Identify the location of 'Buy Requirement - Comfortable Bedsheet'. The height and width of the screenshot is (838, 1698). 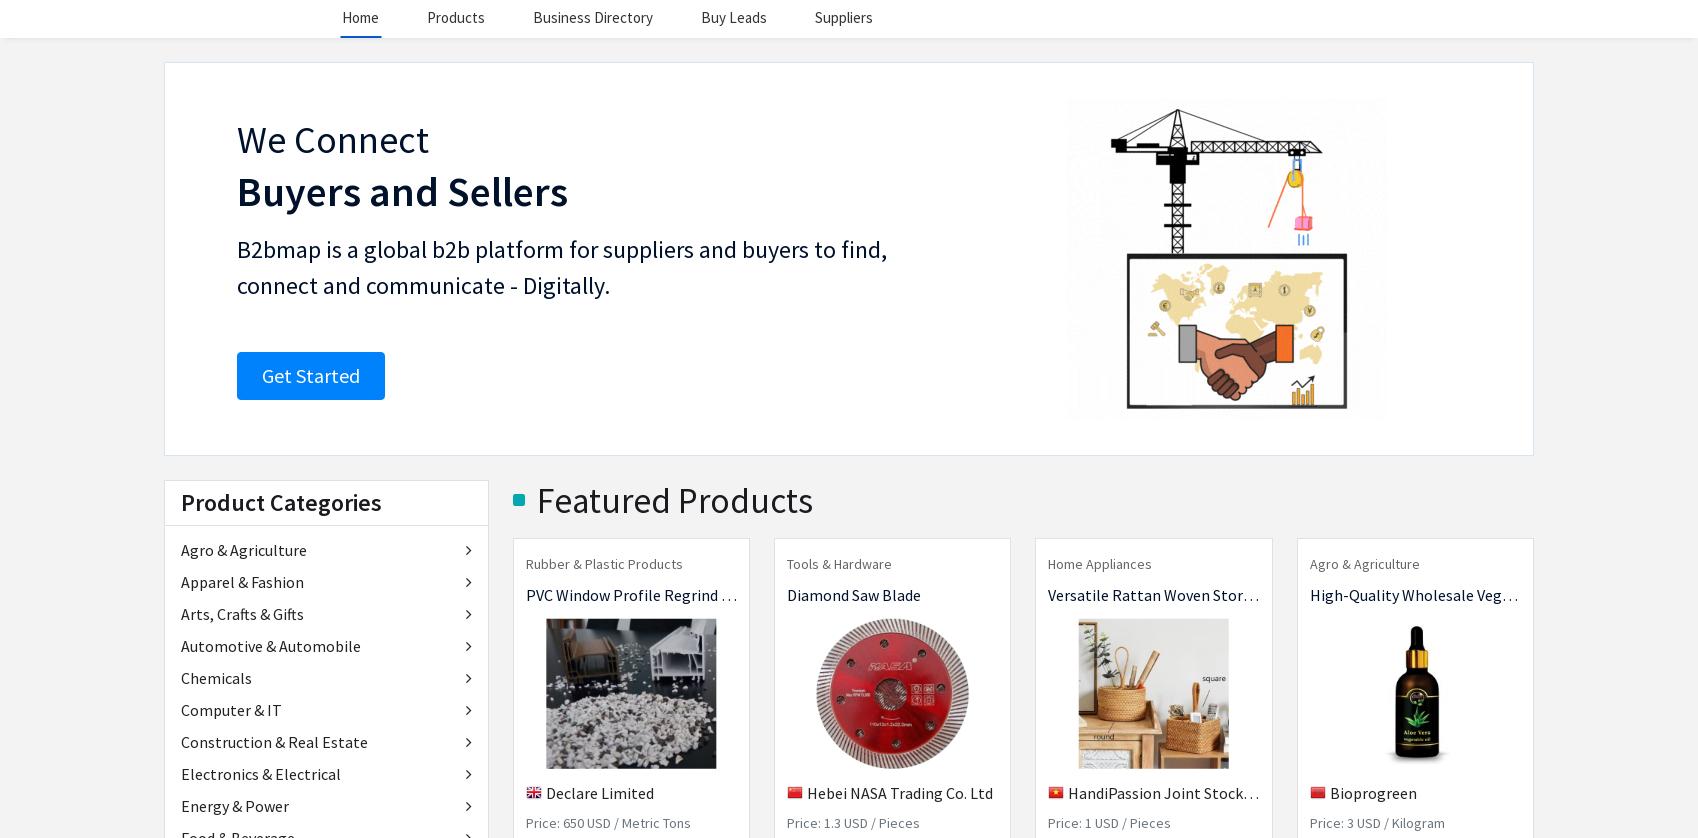
(791, 779).